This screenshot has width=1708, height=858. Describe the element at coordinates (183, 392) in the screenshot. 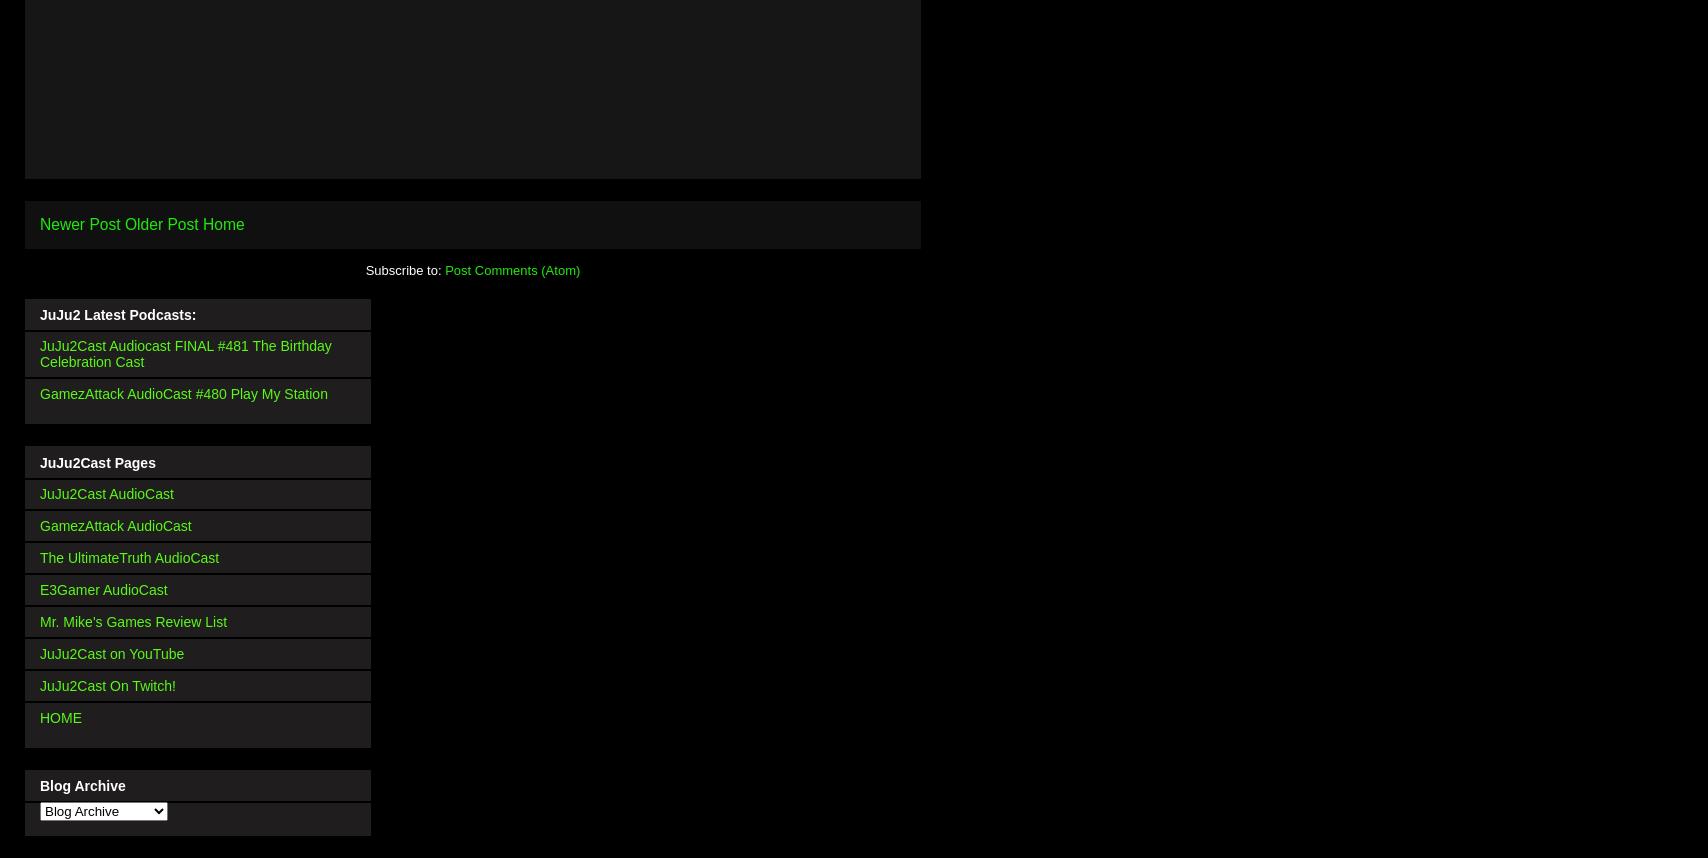

I see `'GamezAttack AudioCast #480 Play My Station'` at that location.